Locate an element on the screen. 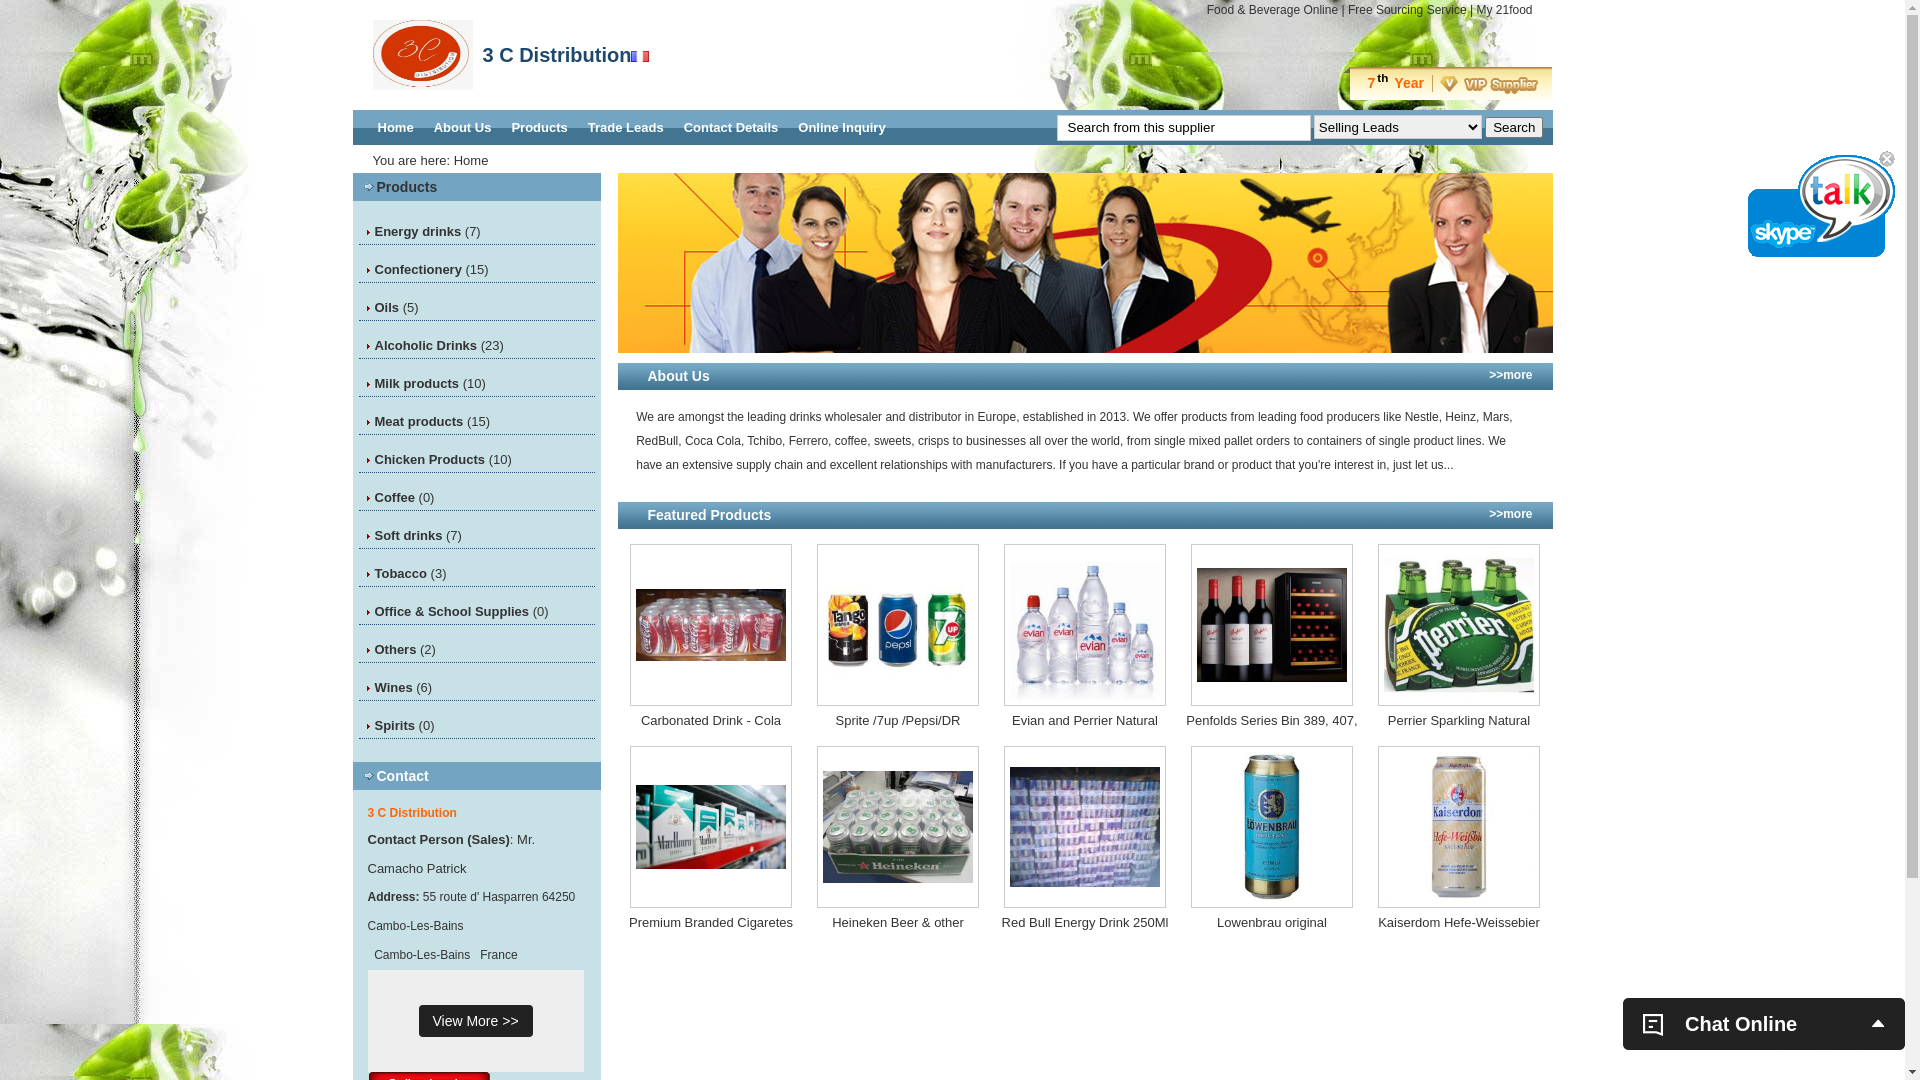 This screenshot has height=1080, width=1920. 'Milk products (10)' is located at coordinates (428, 383).